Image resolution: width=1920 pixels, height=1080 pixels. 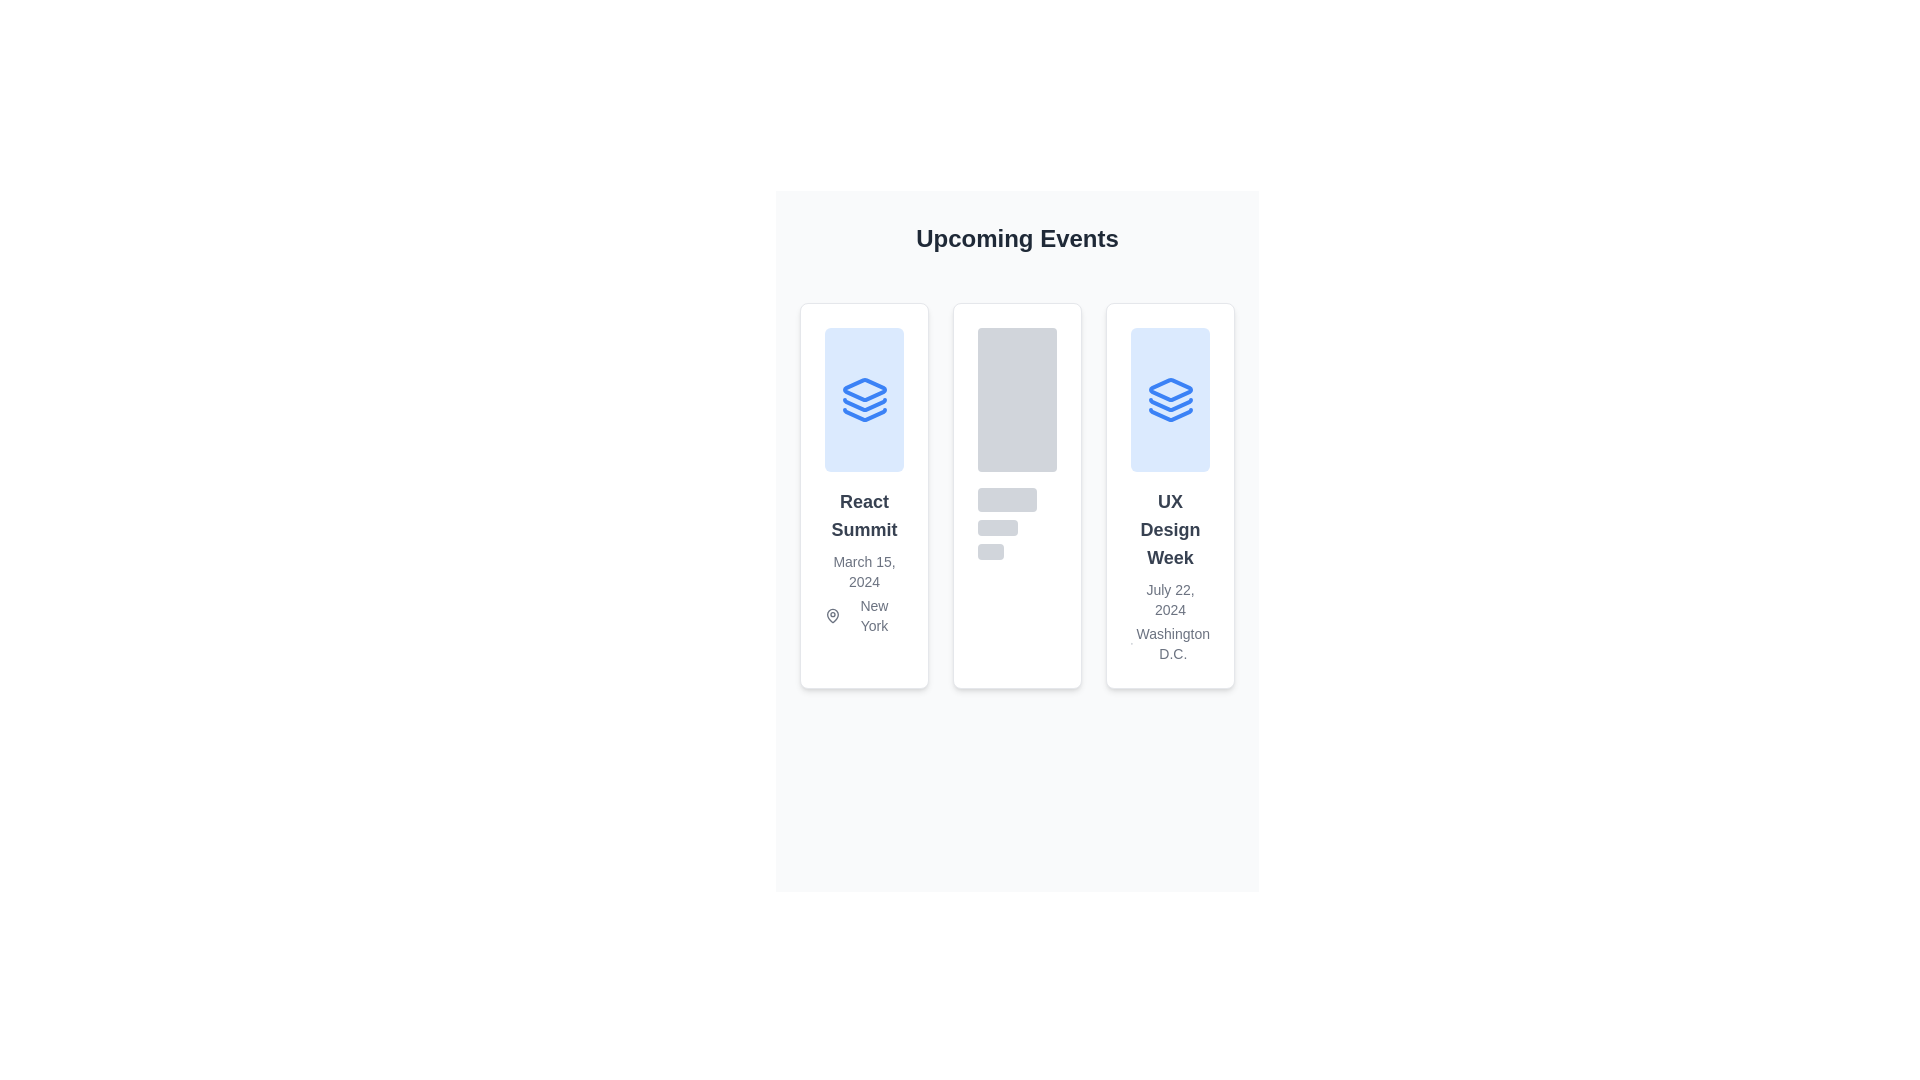 What do you see at coordinates (1170, 400) in the screenshot?
I see `the icon representing the 'UX Design Week' event, which is located in the top section of the third card from the left under the 'Upcoming Events' heading` at bounding box center [1170, 400].